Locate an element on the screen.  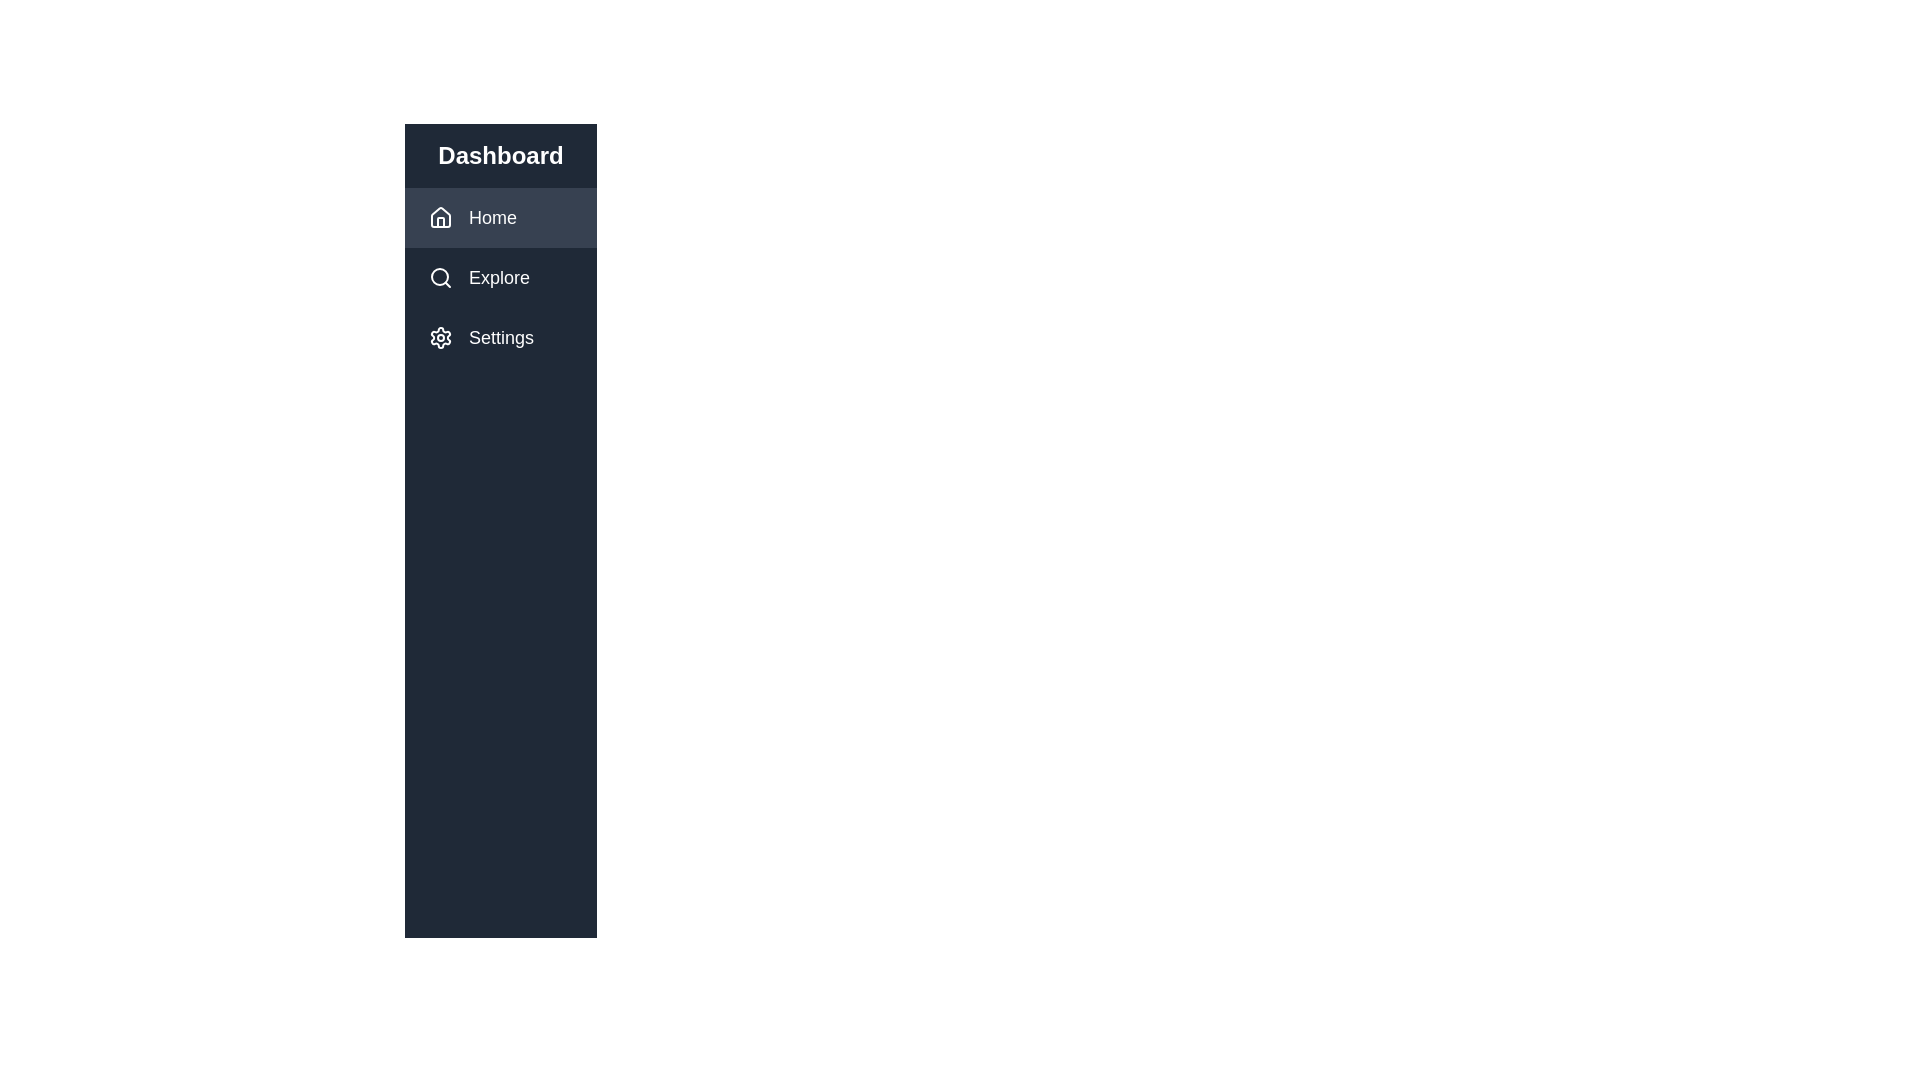
the settings icon located at the bottom of the sidebar is located at coordinates (440, 337).